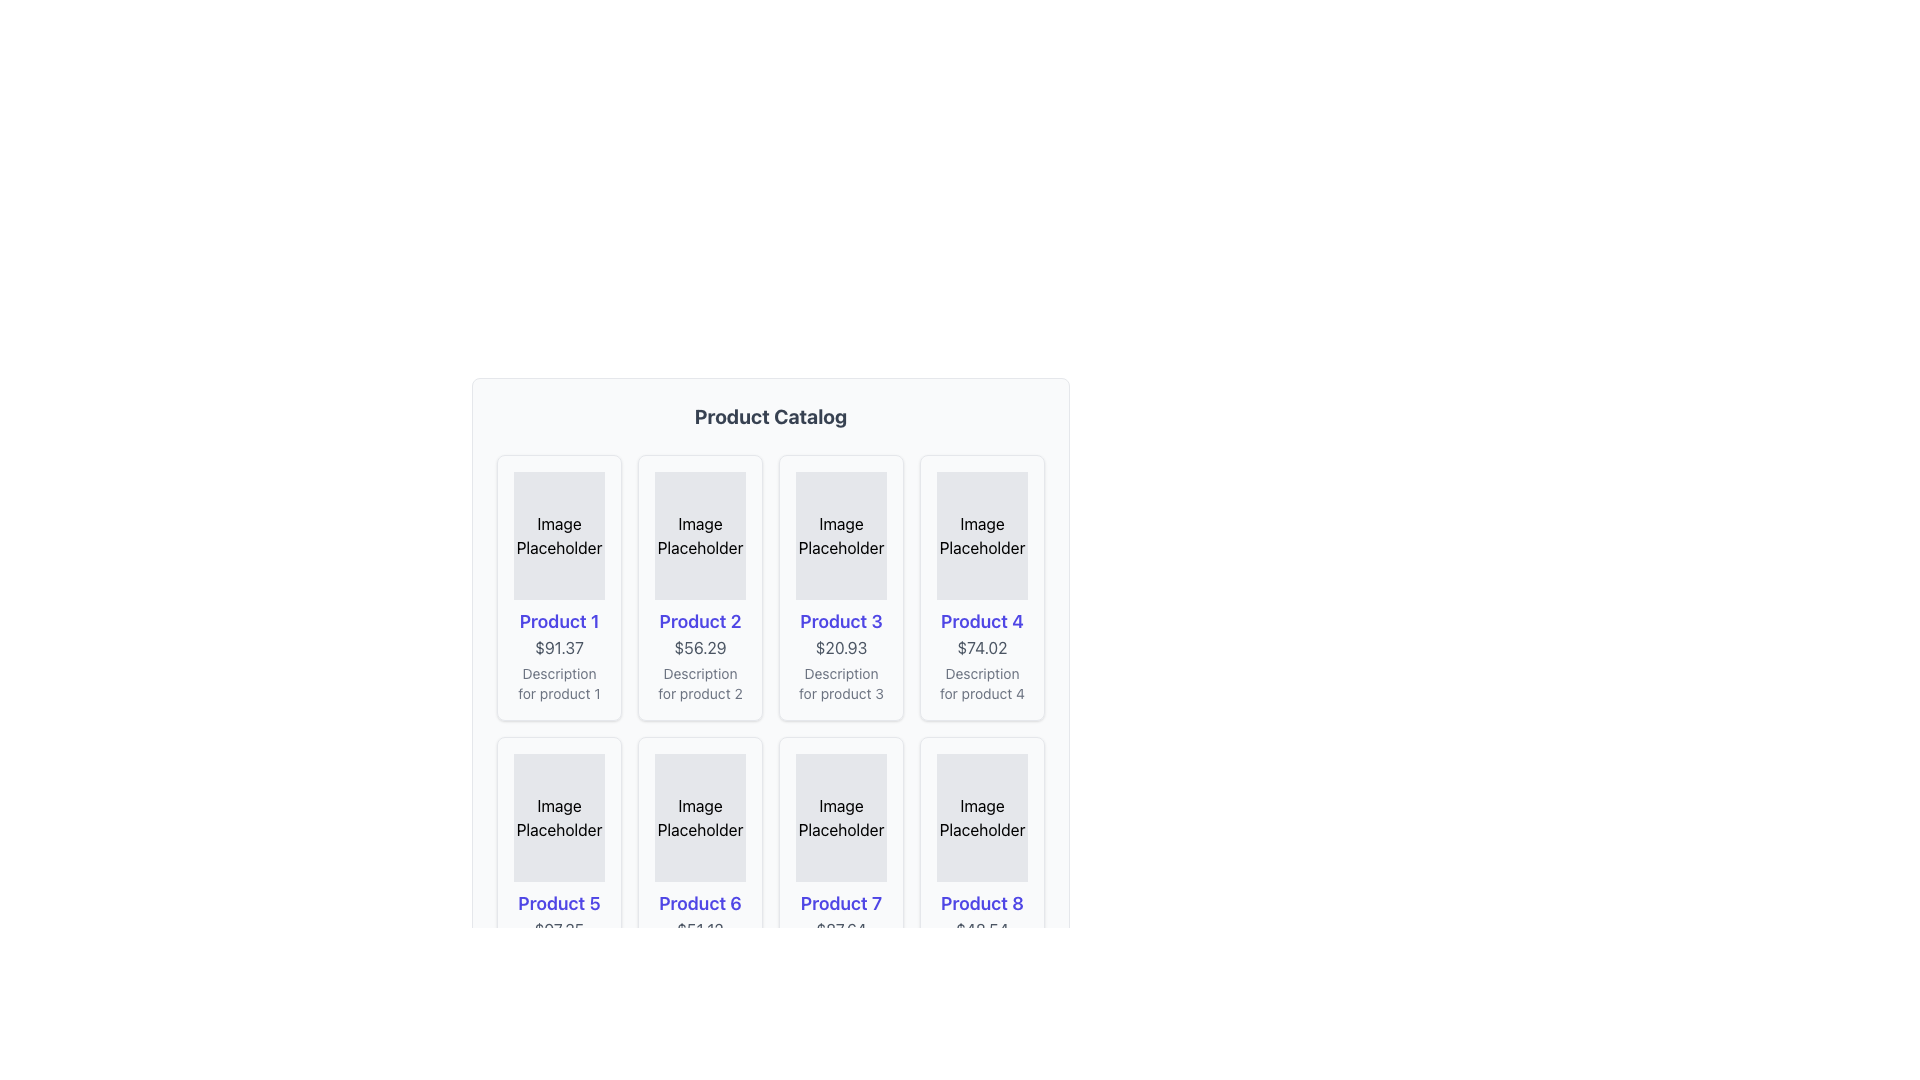 Image resolution: width=1920 pixels, height=1080 pixels. I want to click on the Text label which serves as the product title, located centrally in the first column of the product grid, so click(559, 620).